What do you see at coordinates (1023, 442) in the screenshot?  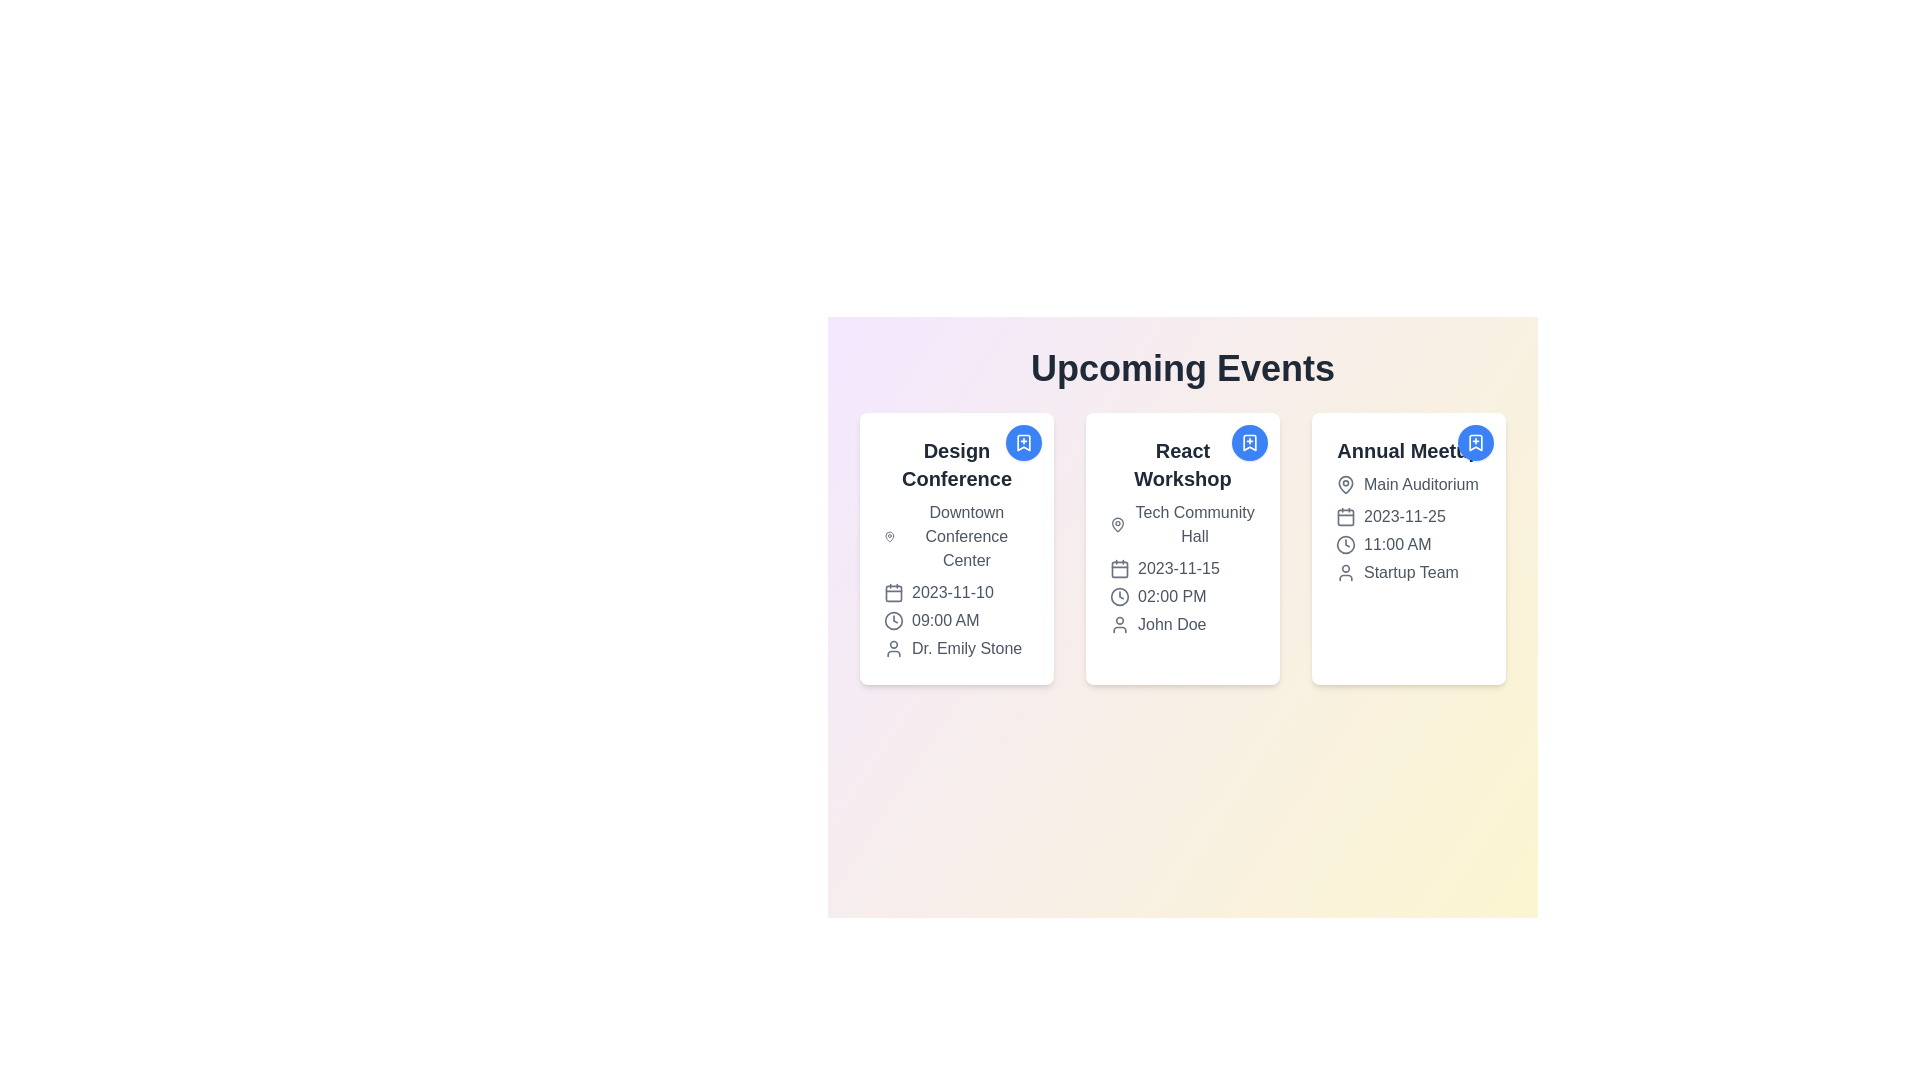 I see `the bookmark-shaped icon button with a blue background and a white outline located at the top-right corner of the 'Design Conference' card` at bounding box center [1023, 442].